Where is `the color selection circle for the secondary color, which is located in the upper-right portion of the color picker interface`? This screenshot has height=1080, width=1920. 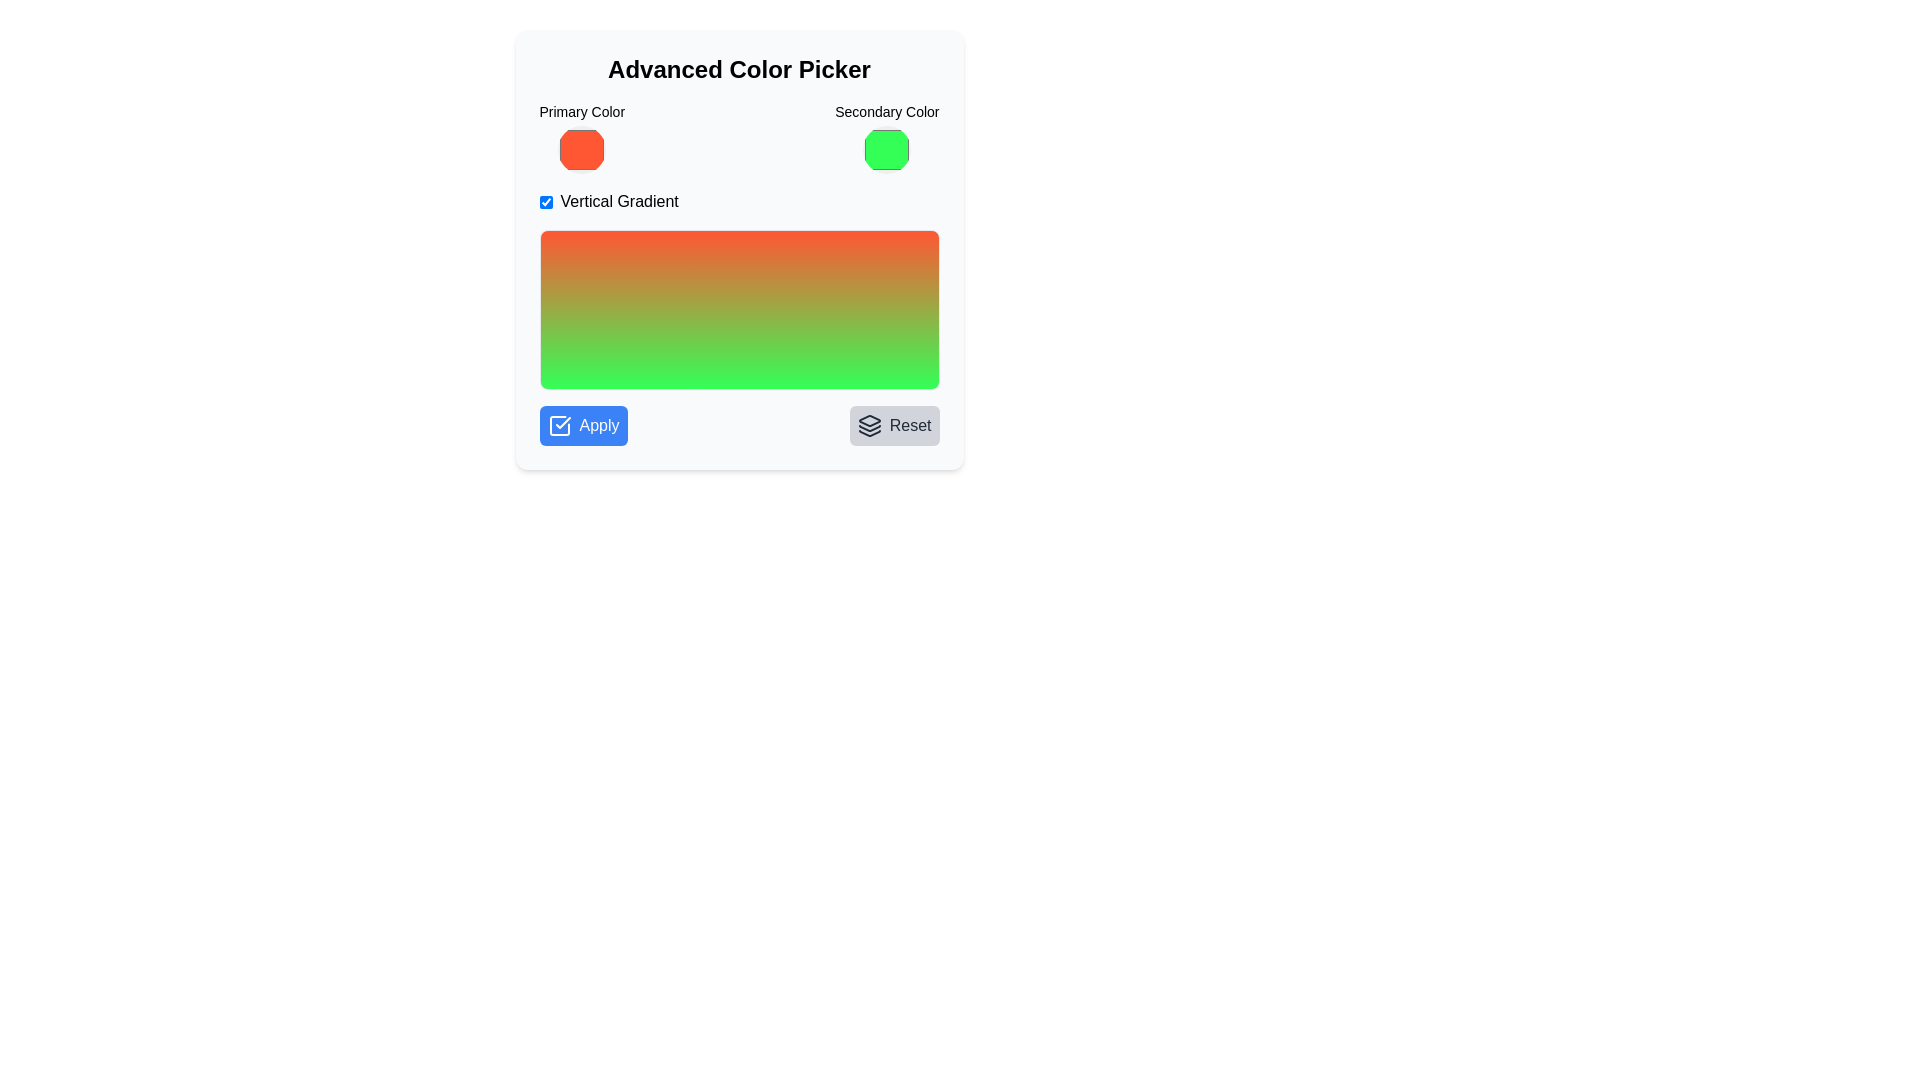
the color selection circle for the secondary color, which is located in the upper-right portion of the color picker interface is located at coordinates (886, 137).